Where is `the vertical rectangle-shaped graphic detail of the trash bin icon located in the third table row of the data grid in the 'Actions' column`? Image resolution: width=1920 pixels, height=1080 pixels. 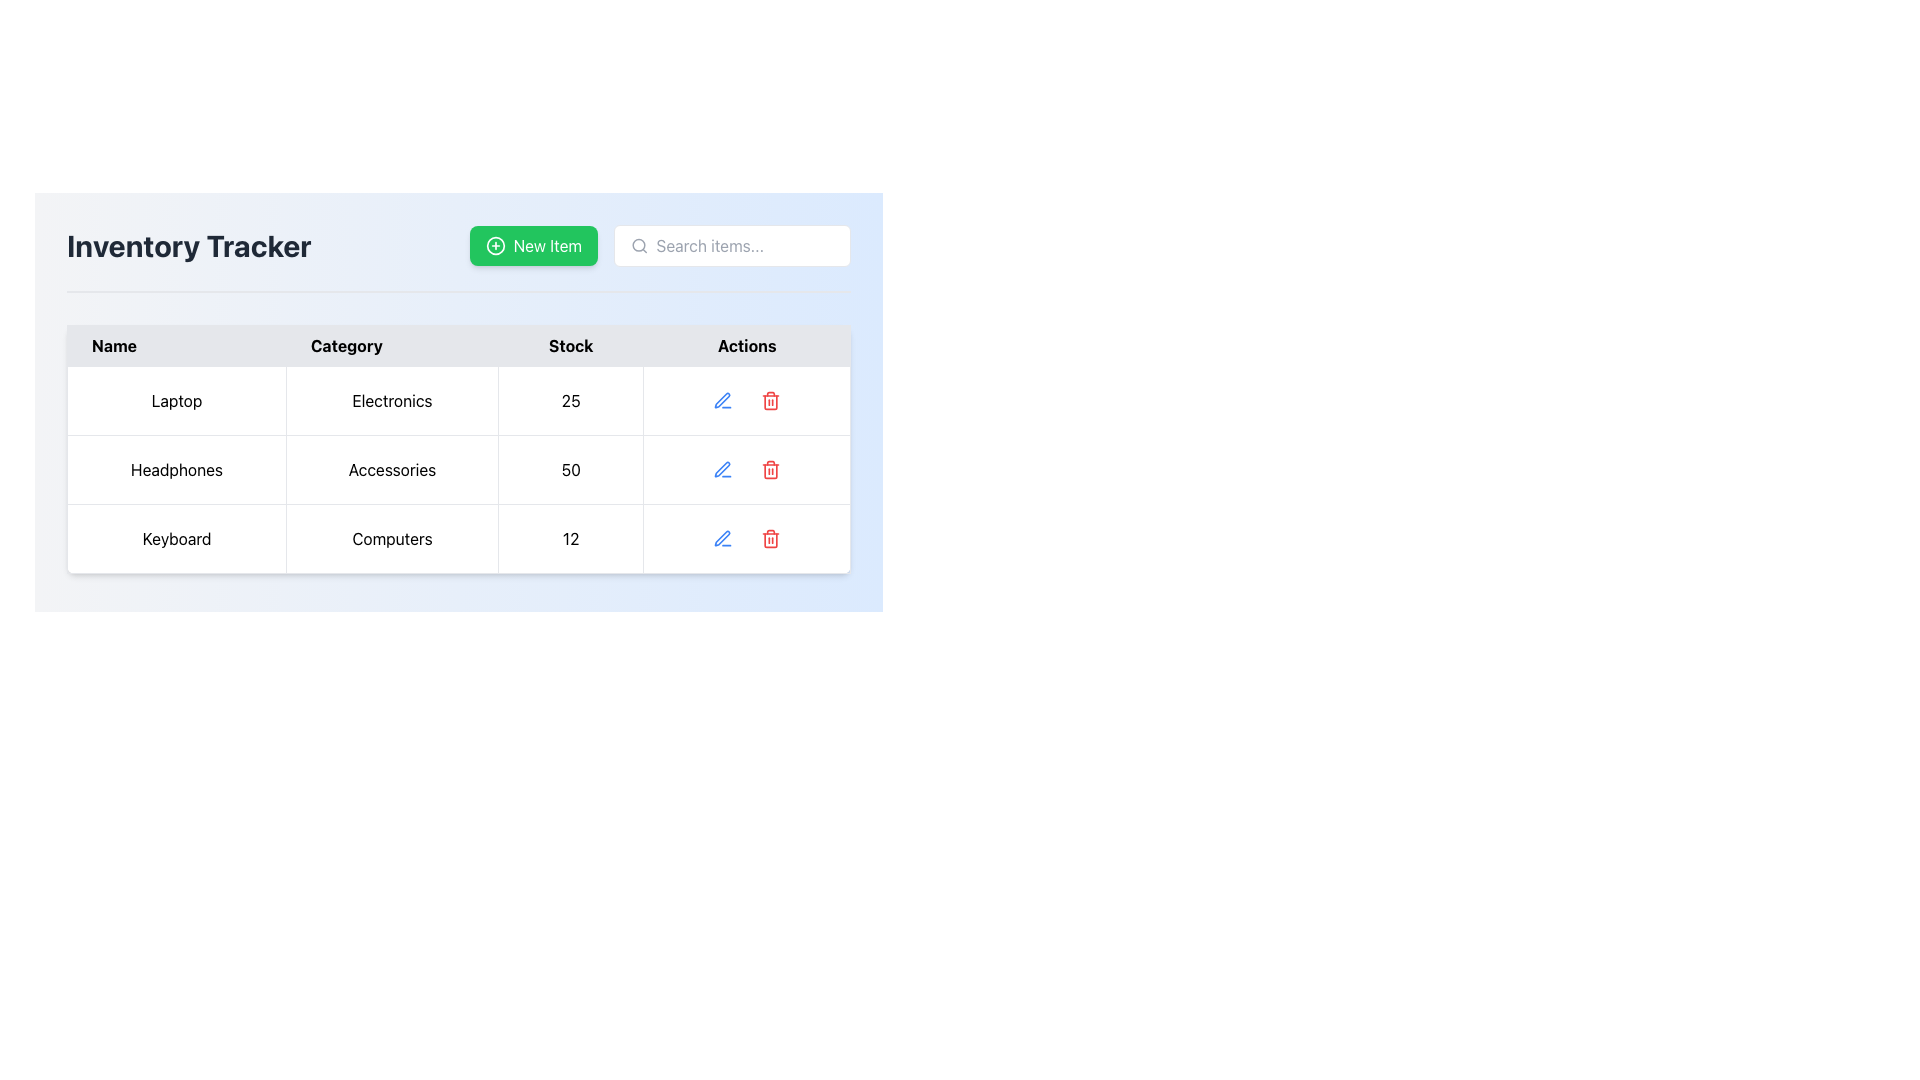 the vertical rectangle-shaped graphic detail of the trash bin icon located in the third table row of the data grid in the 'Actions' column is located at coordinates (770, 540).